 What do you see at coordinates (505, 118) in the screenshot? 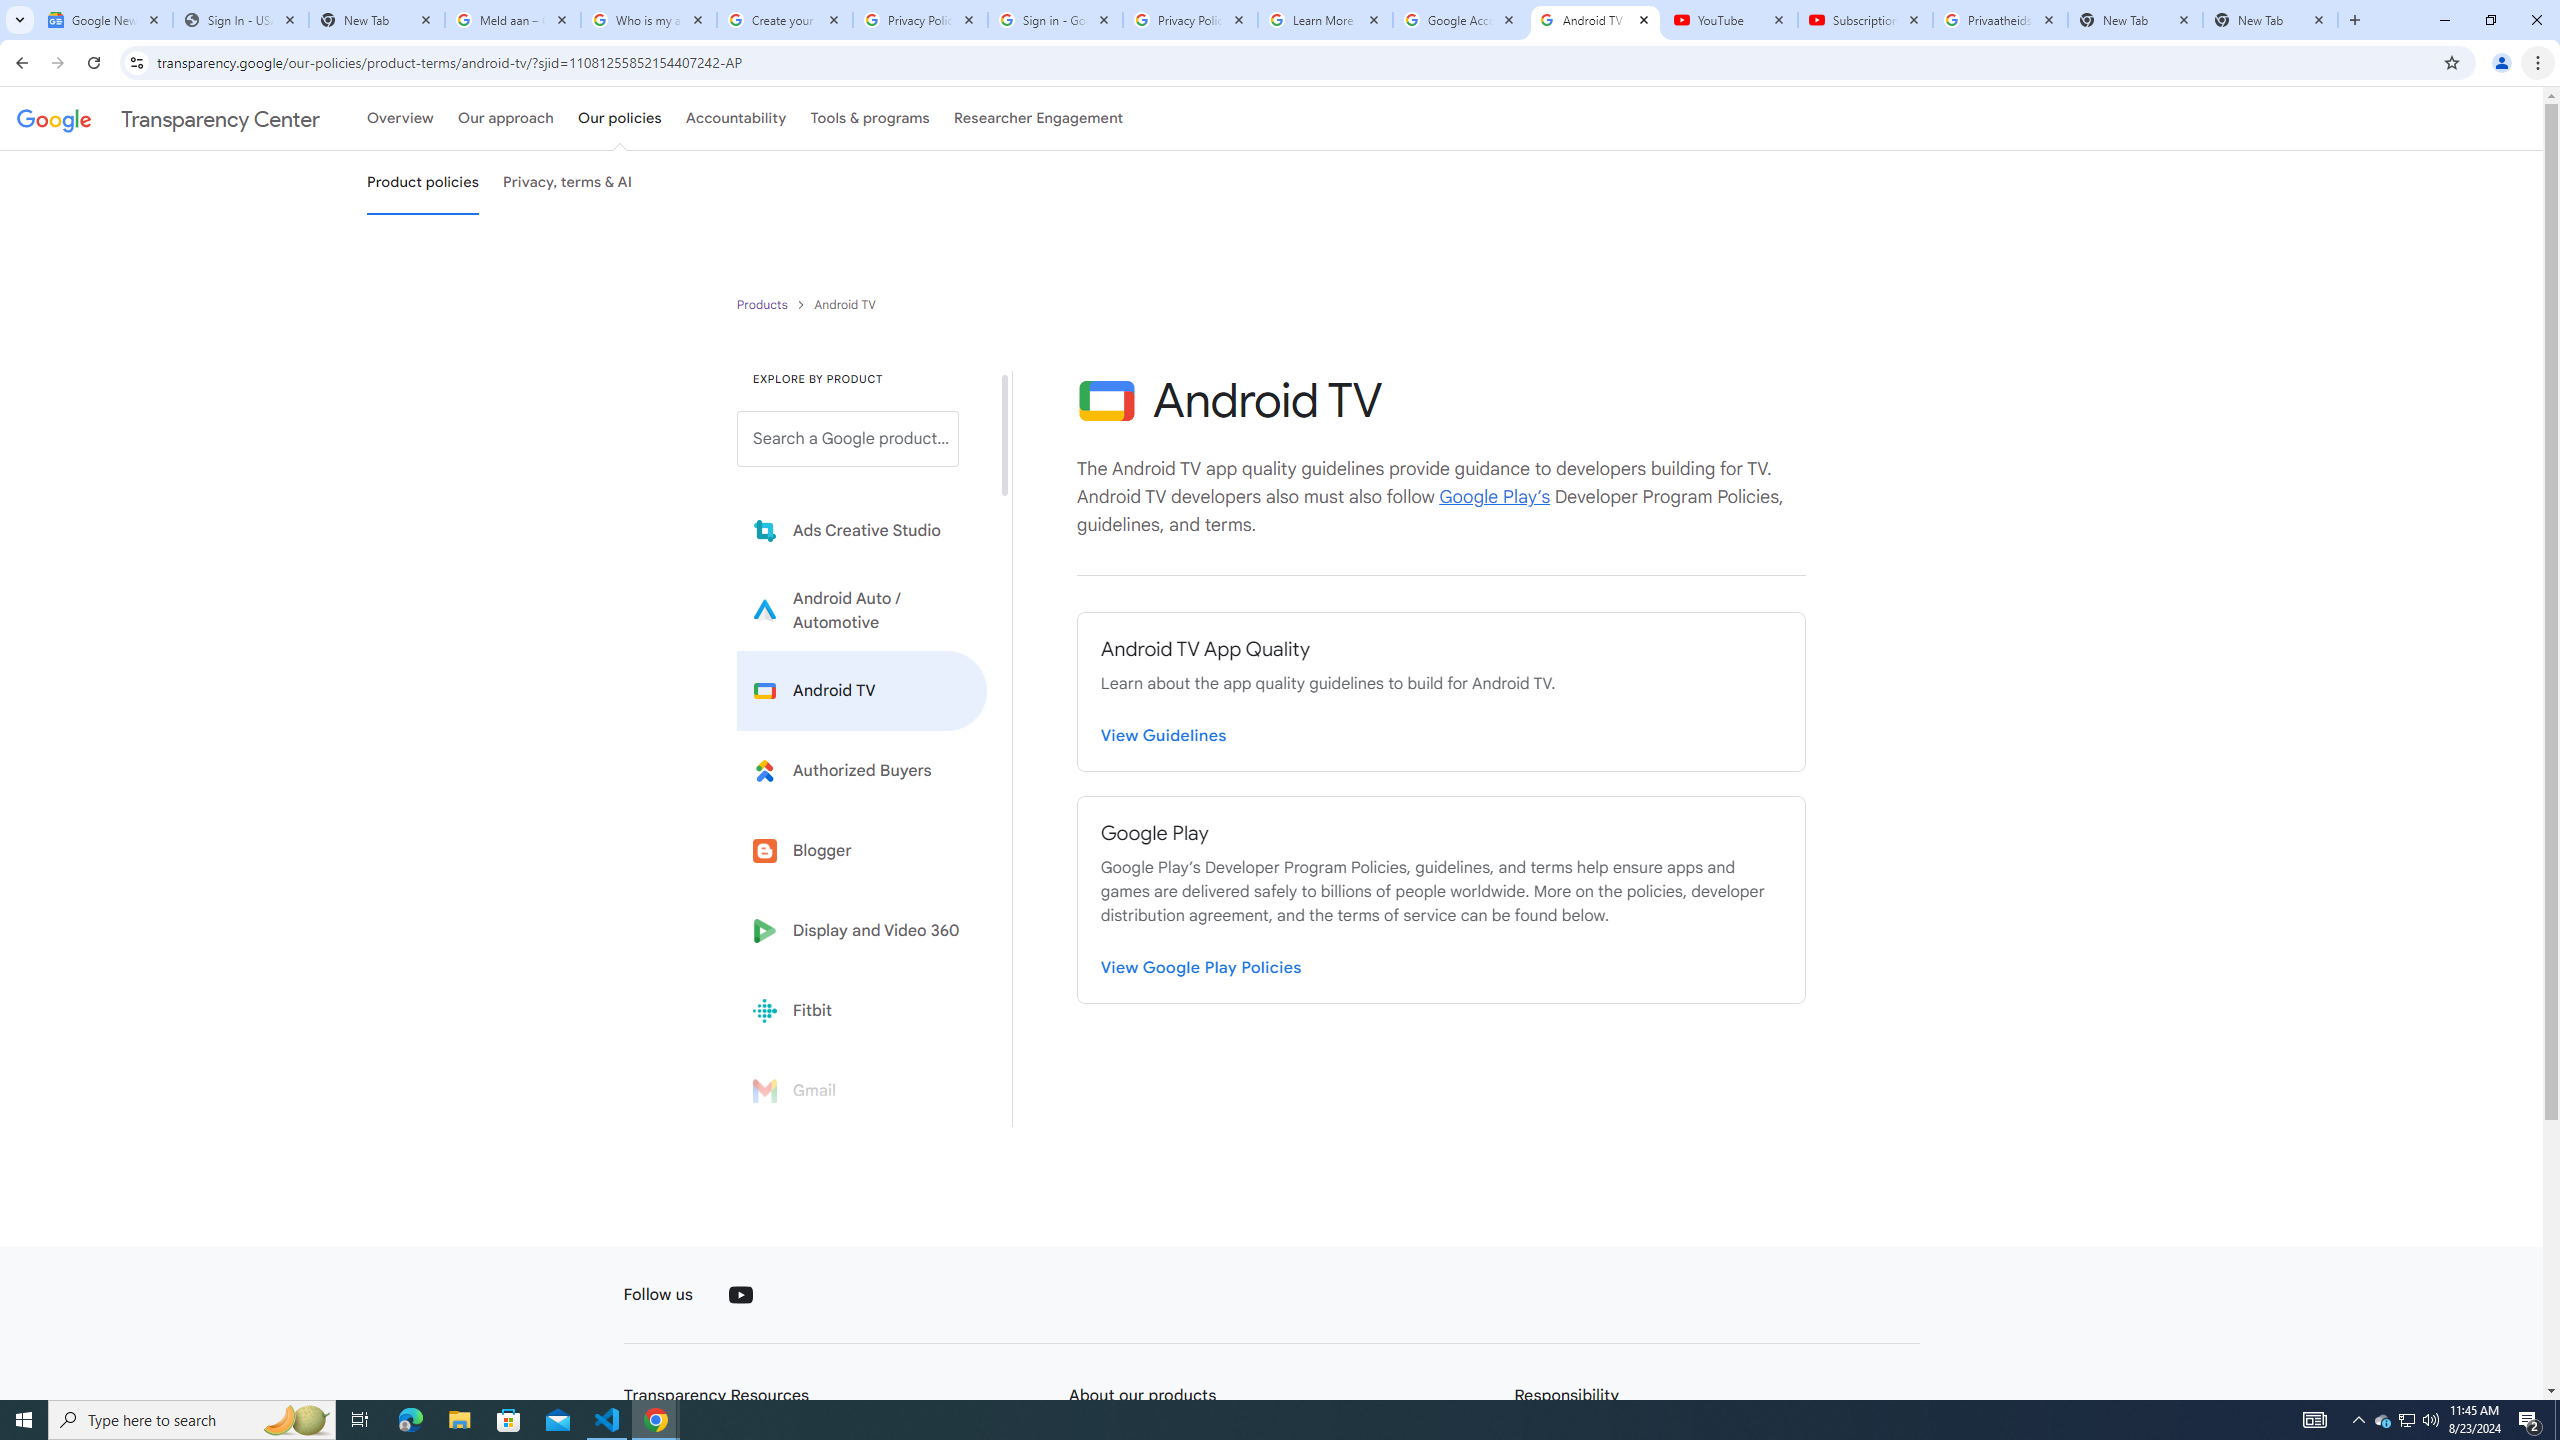
I see `'Our approach'` at bounding box center [505, 118].